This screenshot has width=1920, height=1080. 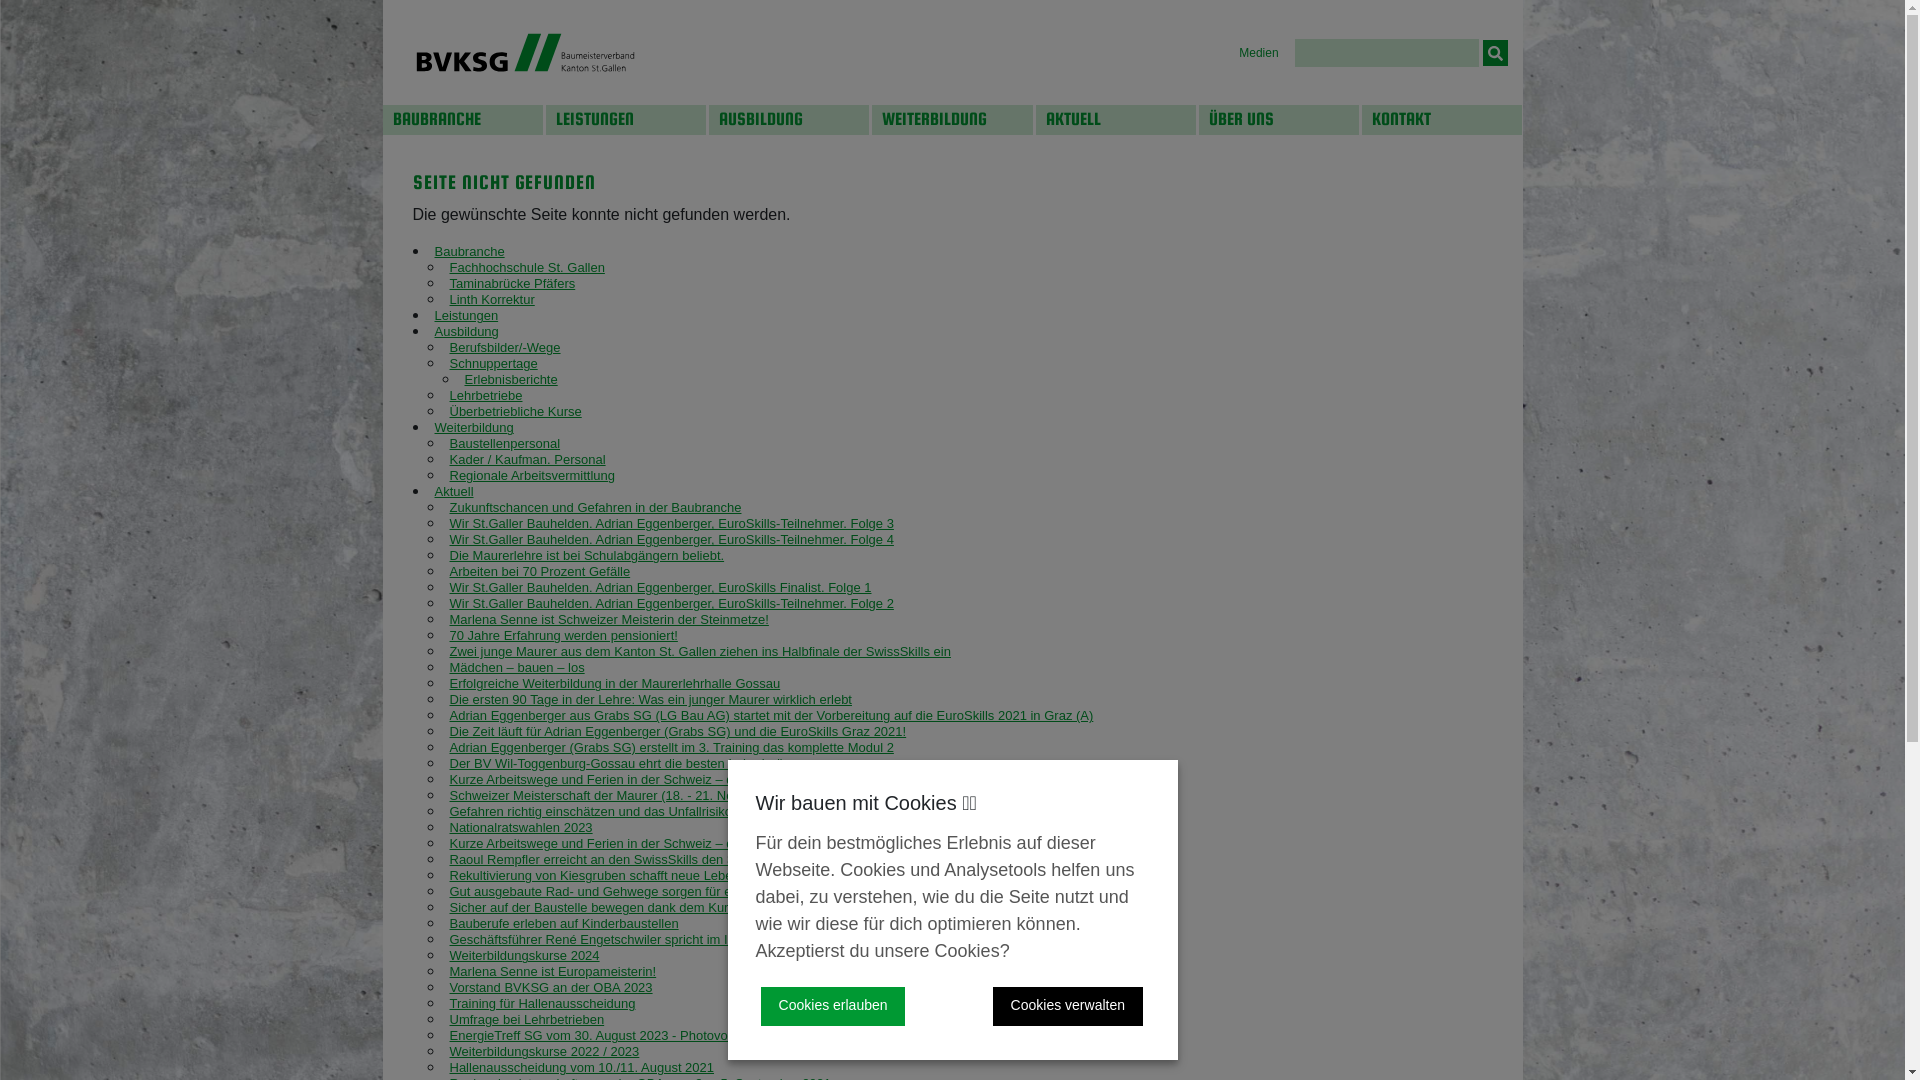 What do you see at coordinates (472, 426) in the screenshot?
I see `'Weiterbildung'` at bounding box center [472, 426].